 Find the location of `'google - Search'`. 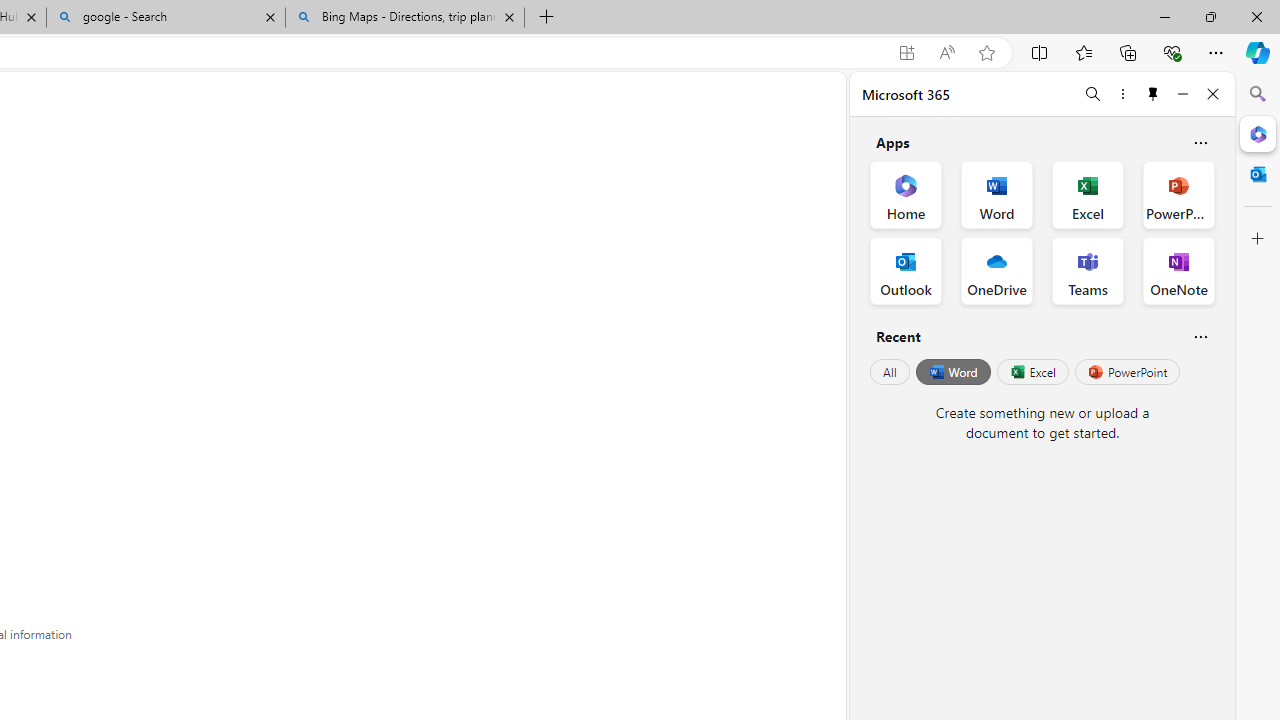

'google - Search' is located at coordinates (166, 17).